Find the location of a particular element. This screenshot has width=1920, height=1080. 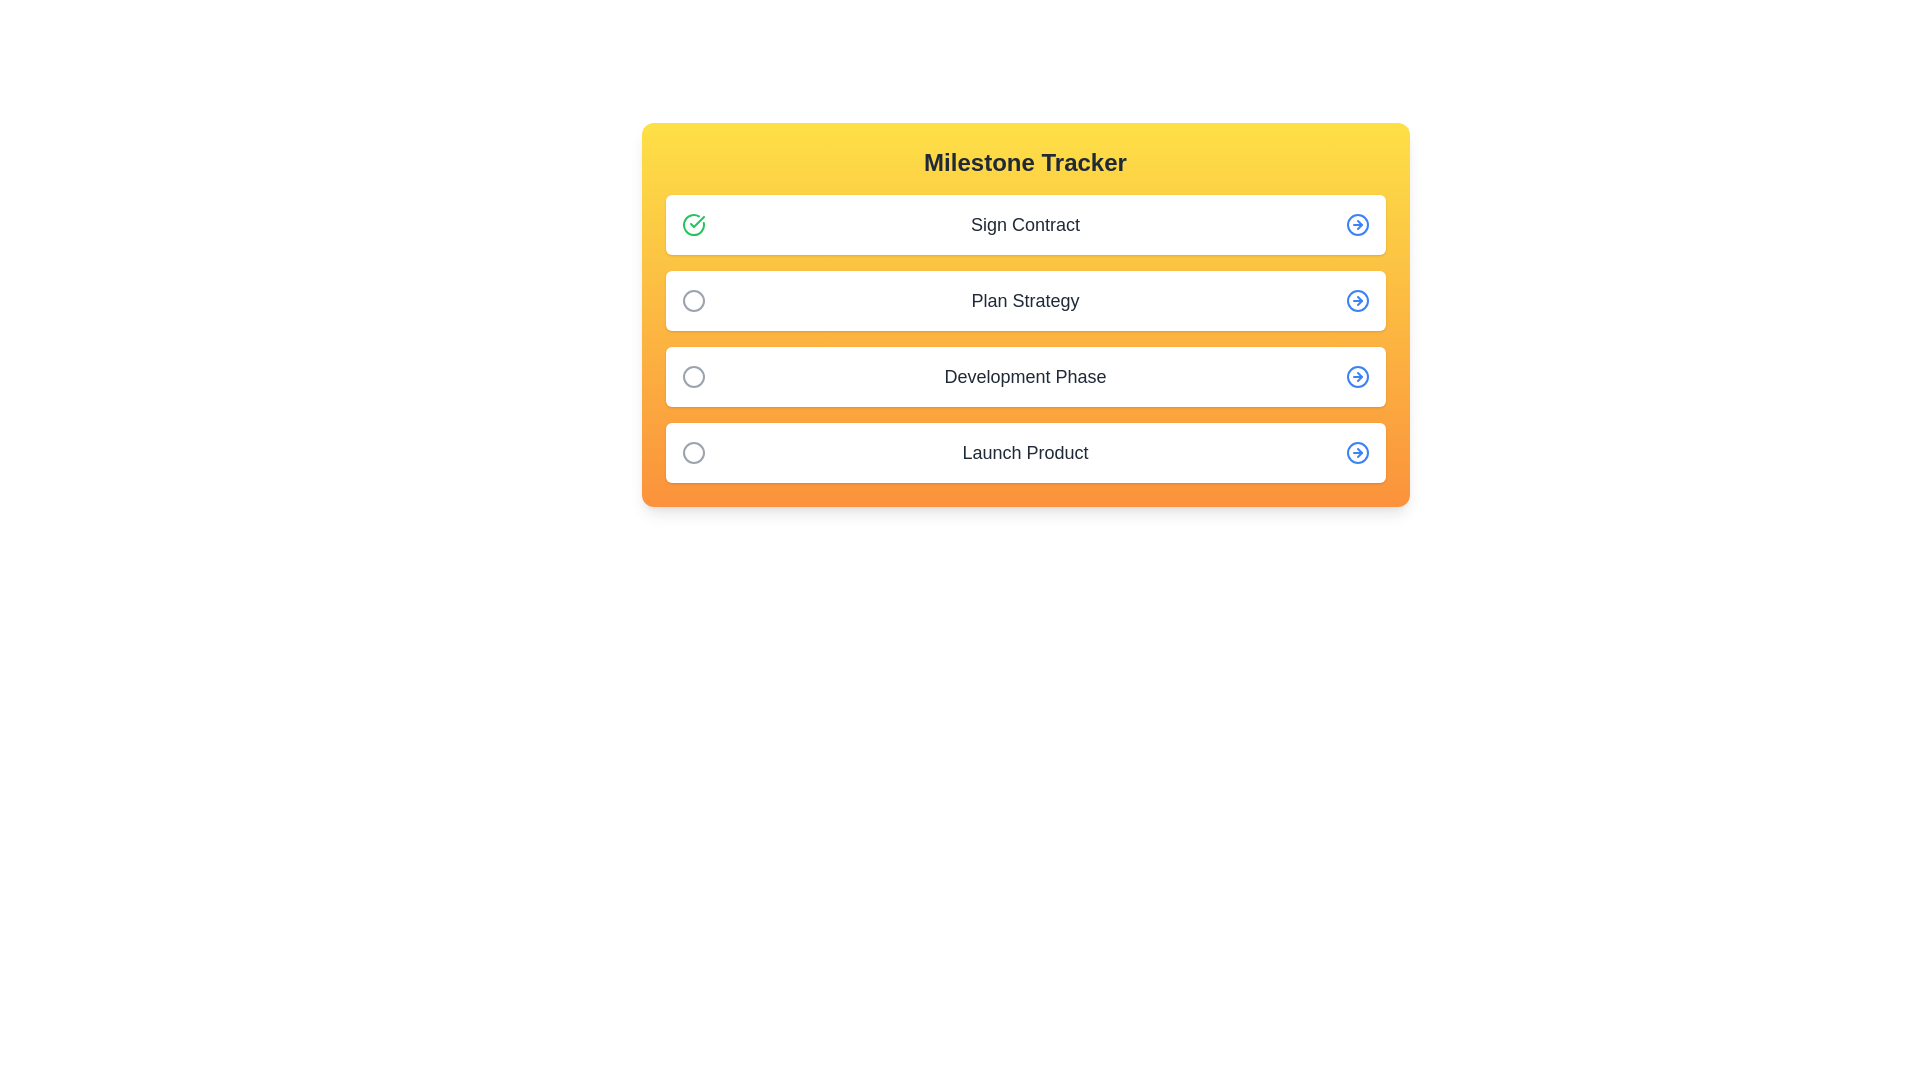

the circular SVG graphic element with a 10-unit radius, part of the third milestone indicator under the 'Development Phase' label in the milestone tracker is located at coordinates (693, 377).